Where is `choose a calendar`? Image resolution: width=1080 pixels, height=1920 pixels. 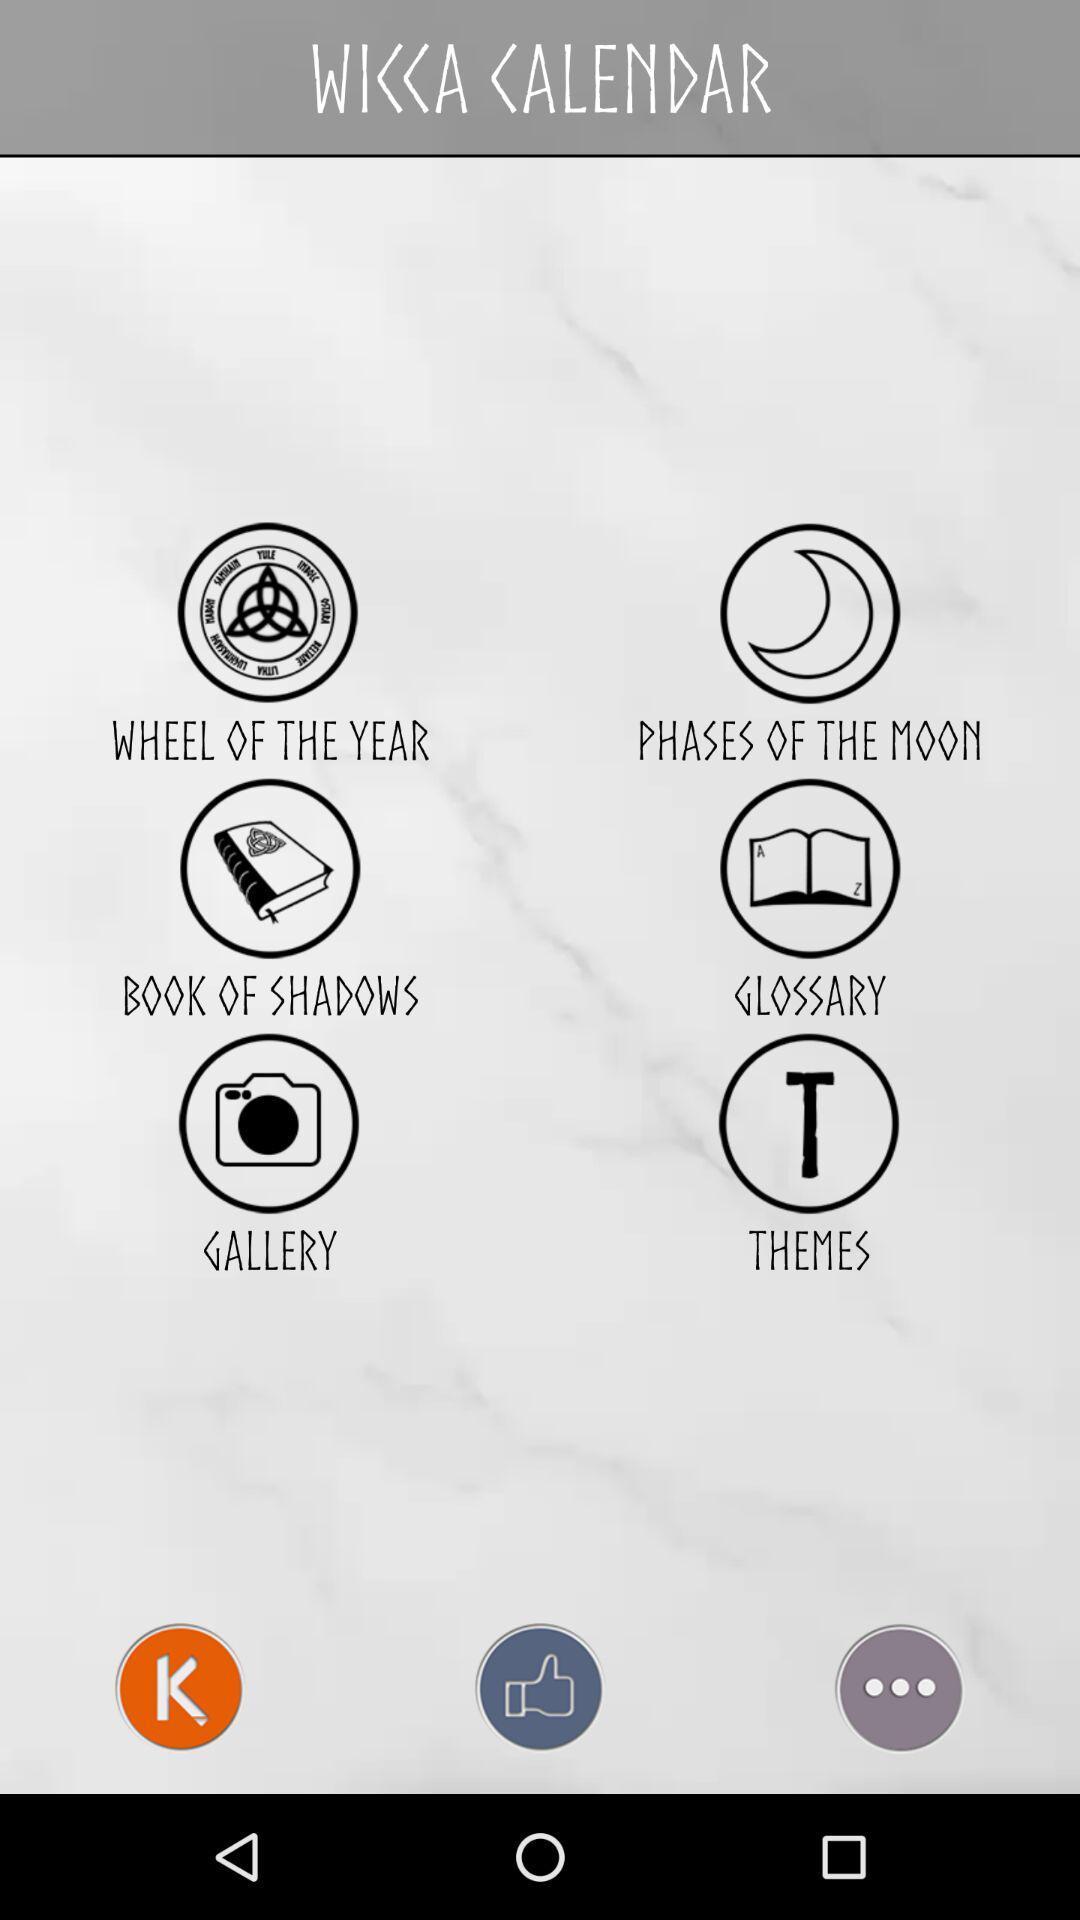 choose a calendar is located at coordinates (268, 612).